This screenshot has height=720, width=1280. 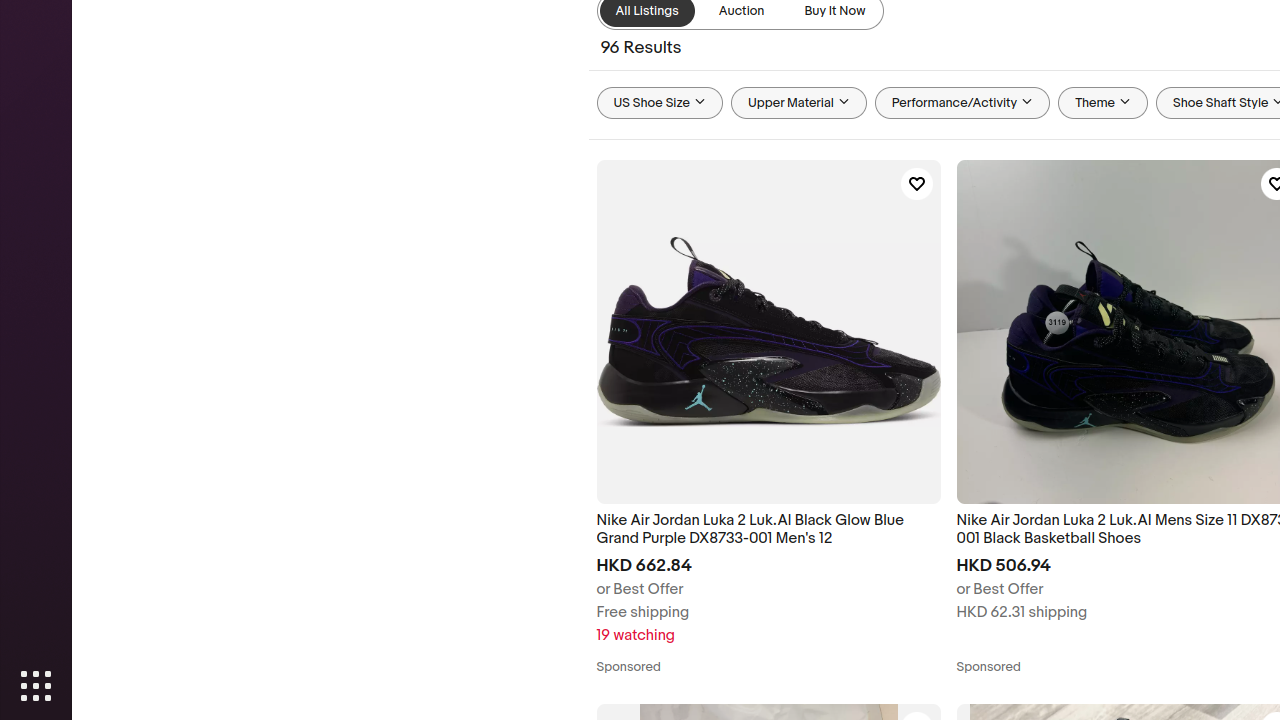 What do you see at coordinates (797, 103) in the screenshot?
I see `'Upper Material'` at bounding box center [797, 103].